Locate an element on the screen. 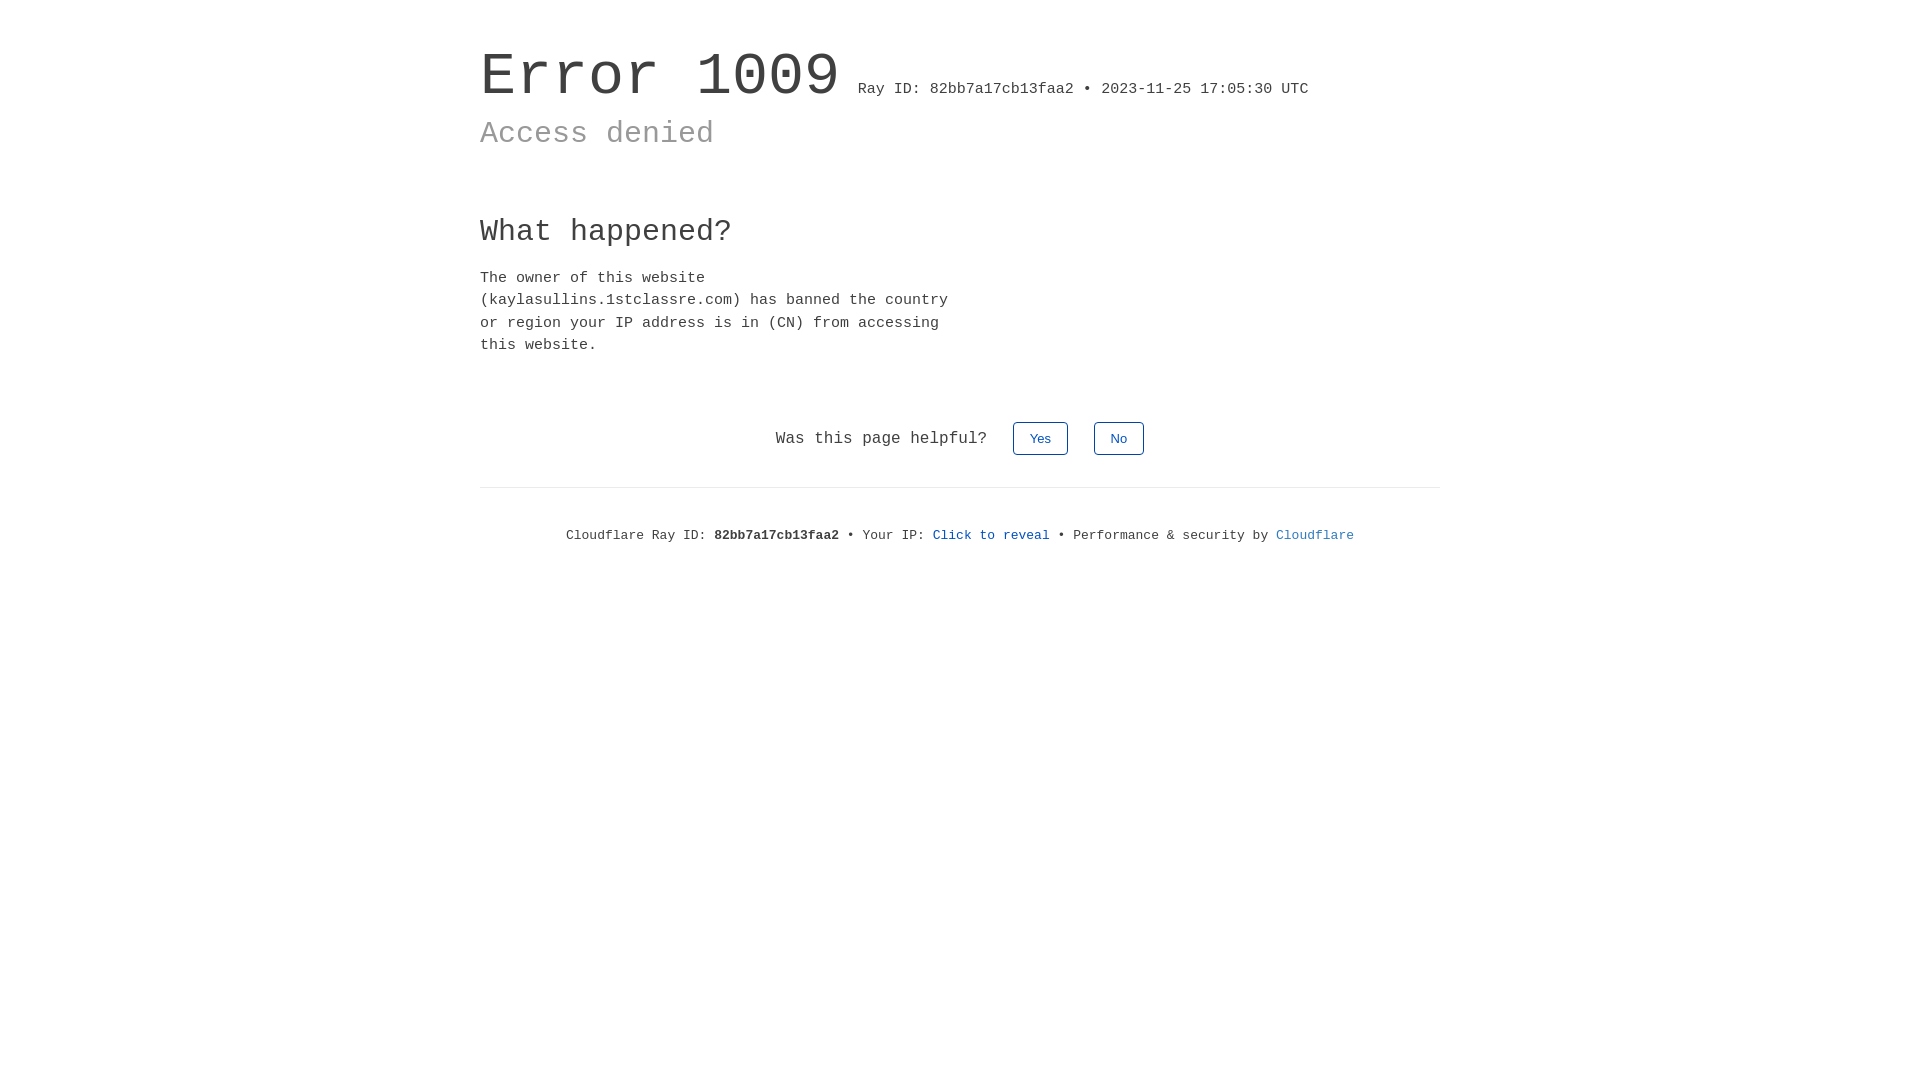 This screenshot has width=1920, height=1080. 'Click to reveal' is located at coordinates (991, 534).